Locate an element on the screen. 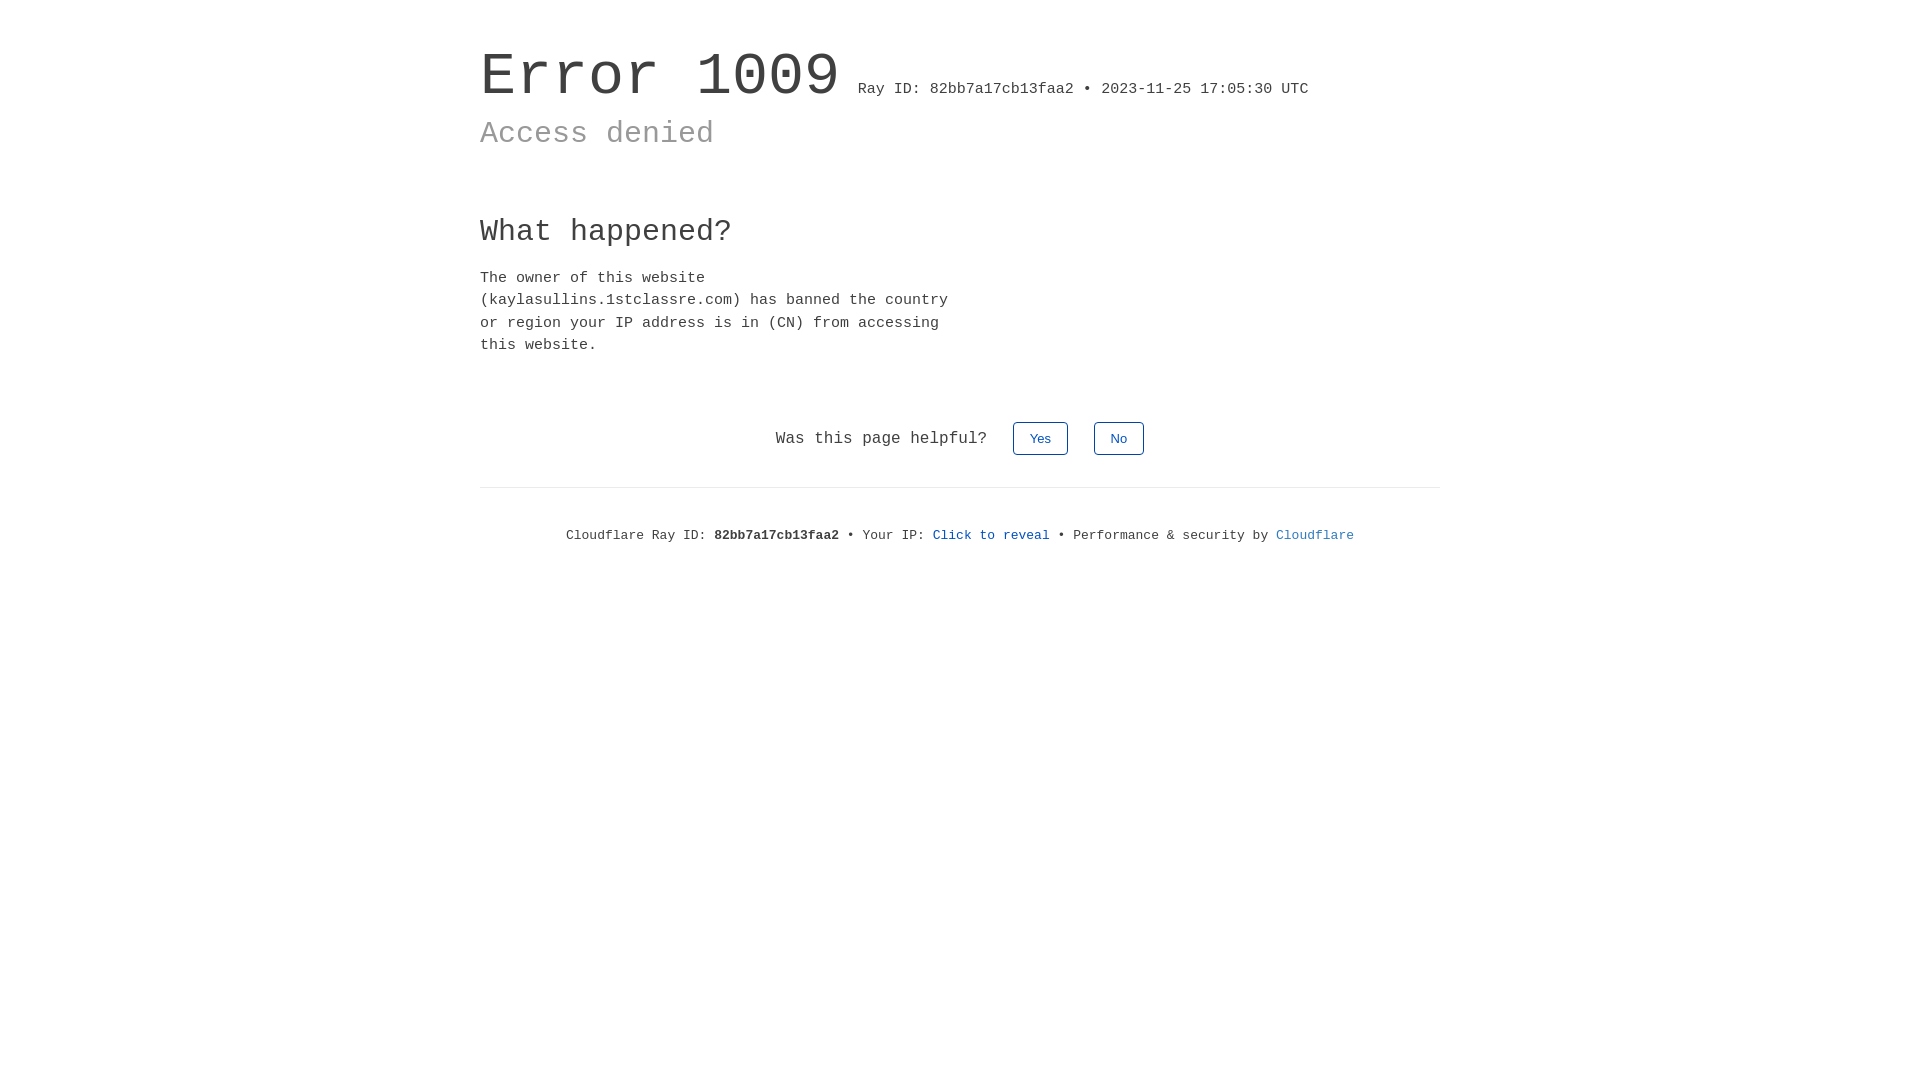 This screenshot has width=1920, height=1080. 'Click to reveal' is located at coordinates (991, 534).